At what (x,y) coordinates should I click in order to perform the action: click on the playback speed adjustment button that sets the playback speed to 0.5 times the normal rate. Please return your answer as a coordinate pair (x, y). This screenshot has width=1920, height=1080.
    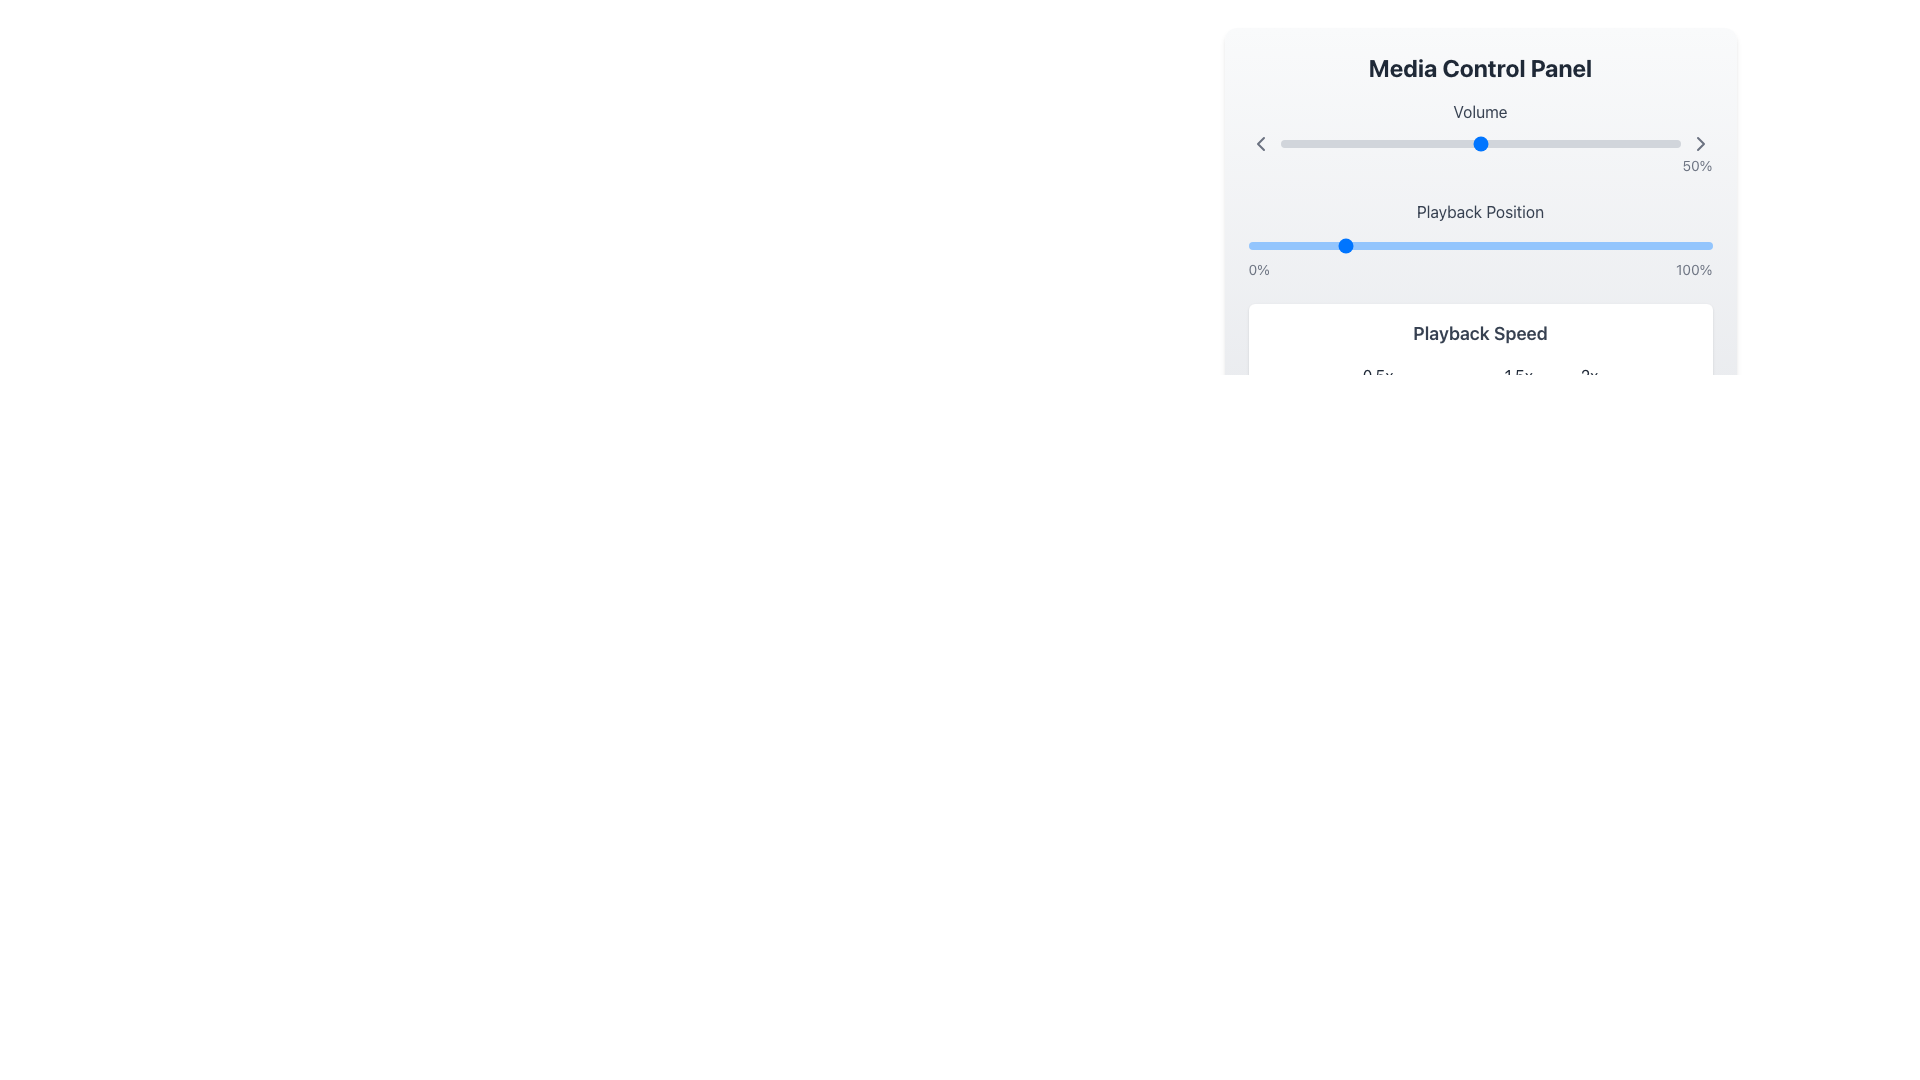
    Looking at the image, I should click on (1376, 375).